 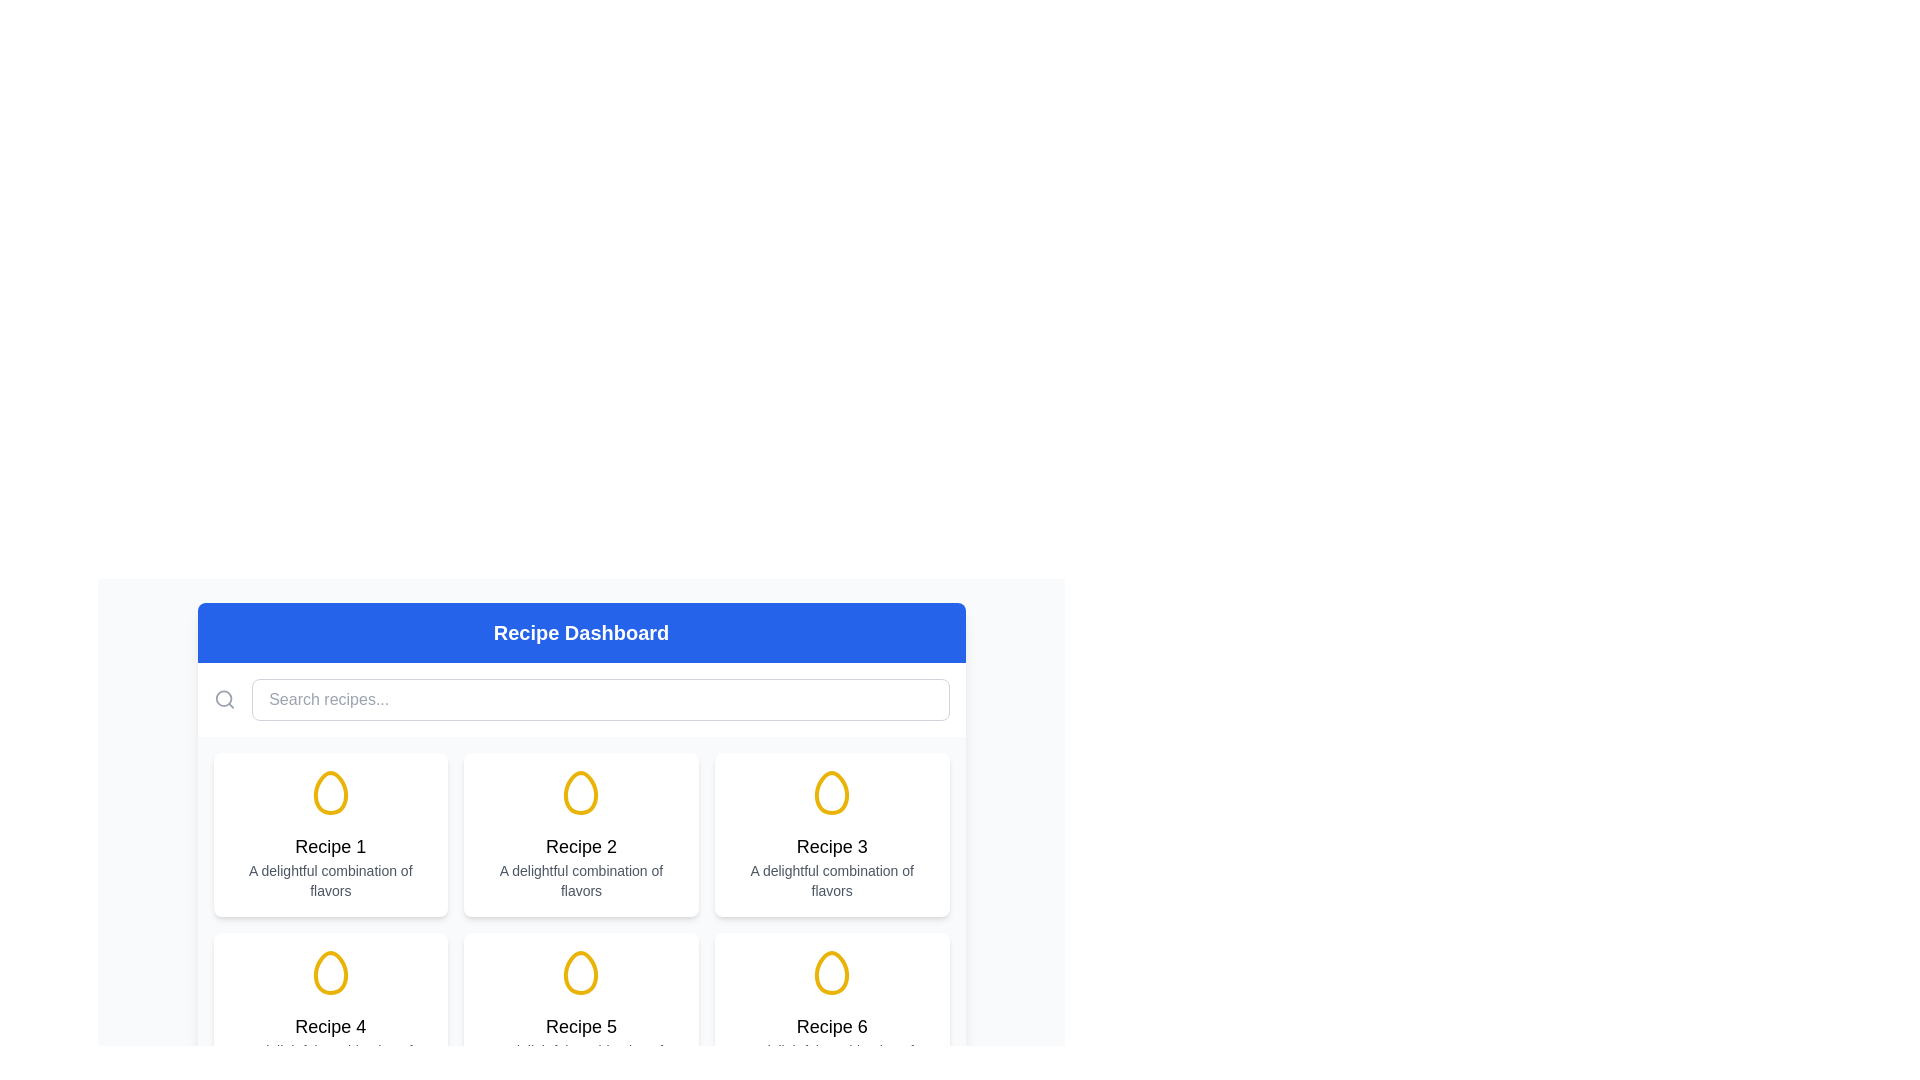 What do you see at coordinates (330, 1026) in the screenshot?
I see `the text element displaying the title of 'Recipe 4', located below the egg icon and above the description text` at bounding box center [330, 1026].